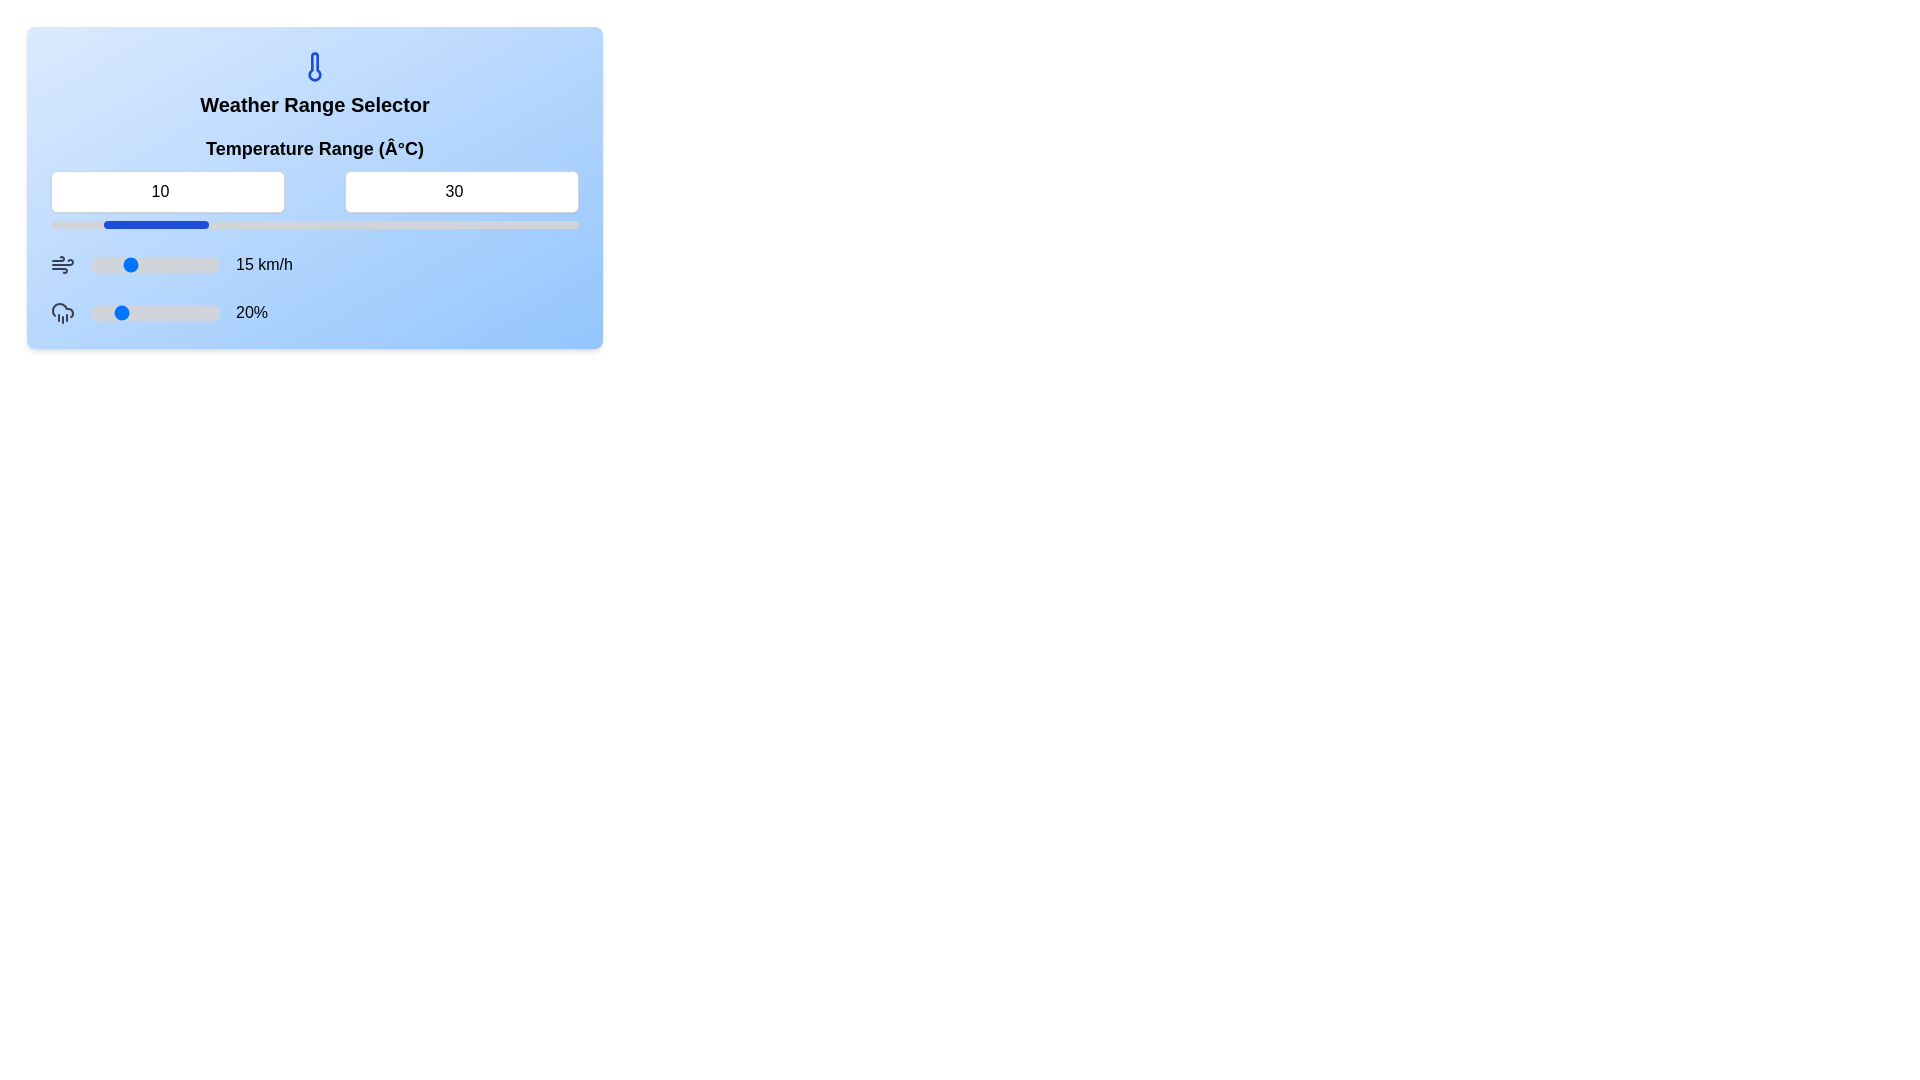  I want to click on the slider, so click(174, 312).